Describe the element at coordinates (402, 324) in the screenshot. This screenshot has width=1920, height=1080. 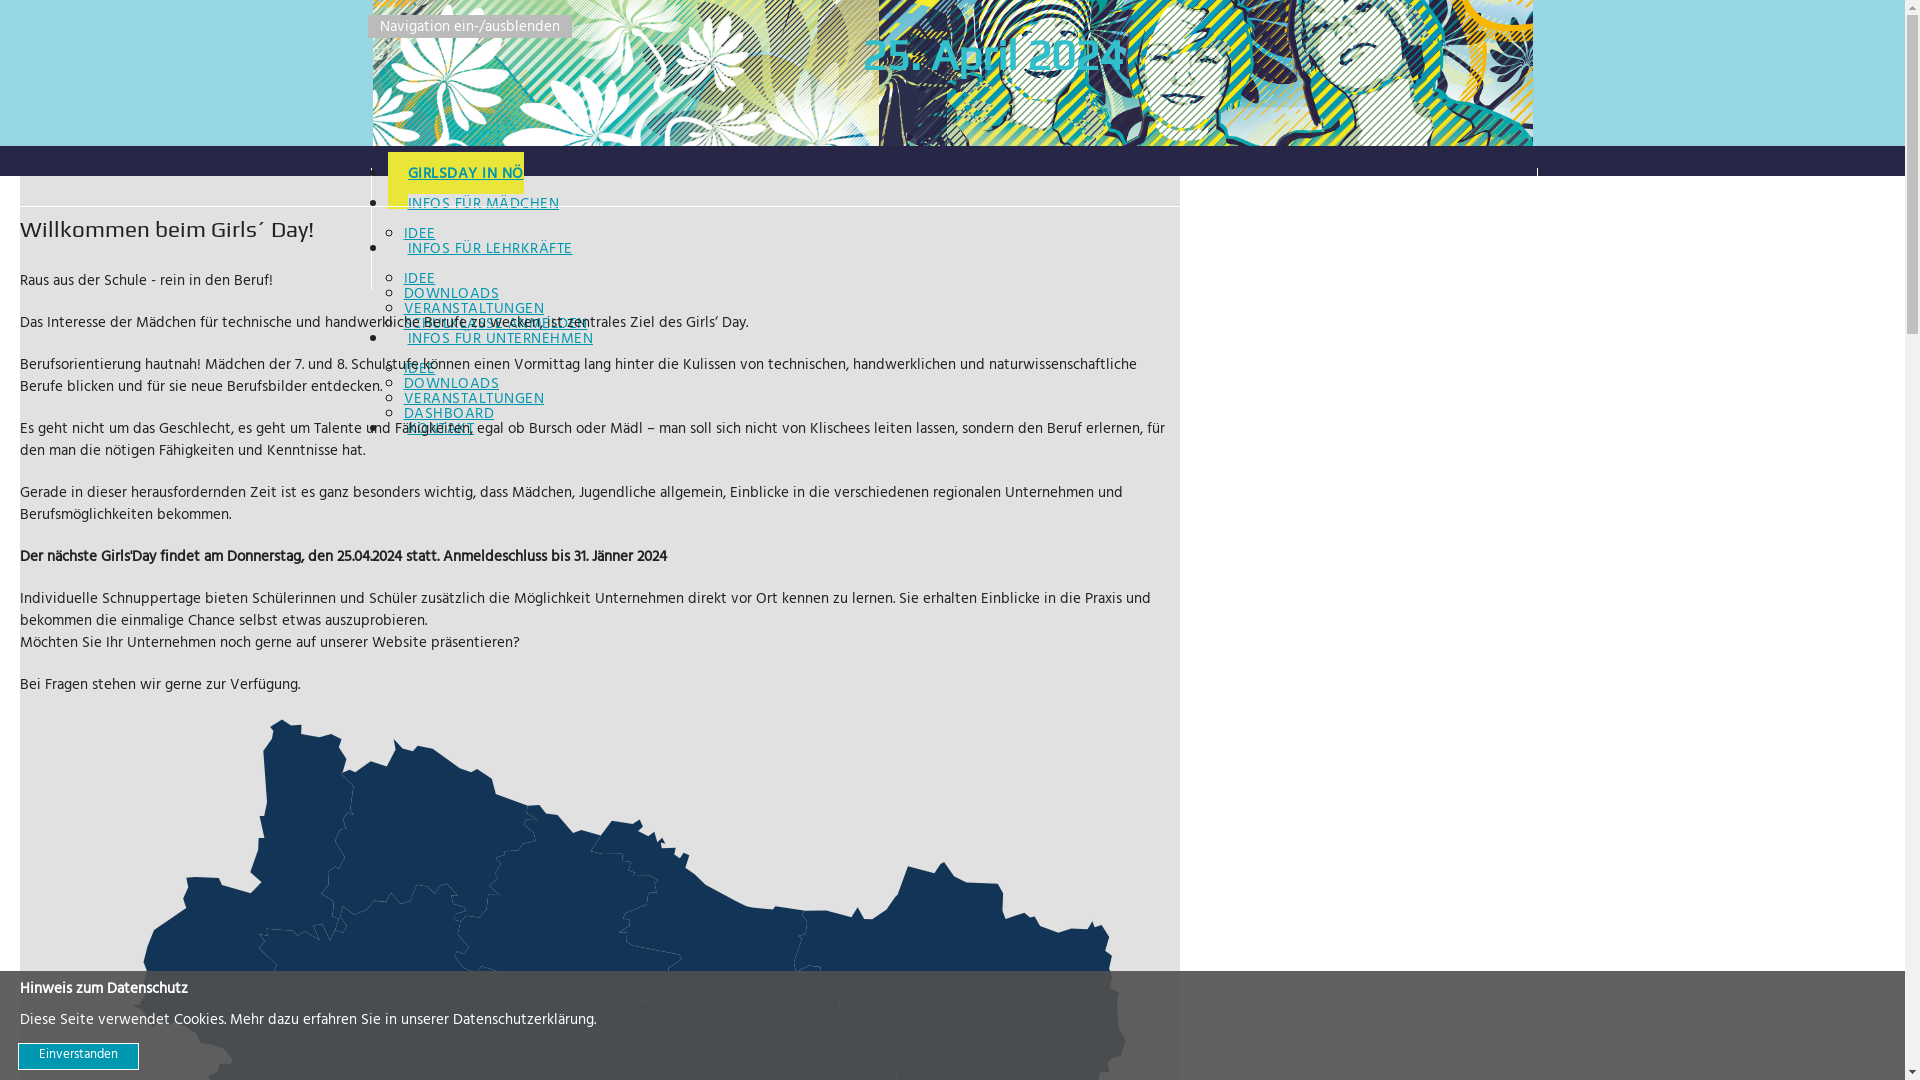
I see `'SCHULKLASSE ANMELDEN'` at that location.